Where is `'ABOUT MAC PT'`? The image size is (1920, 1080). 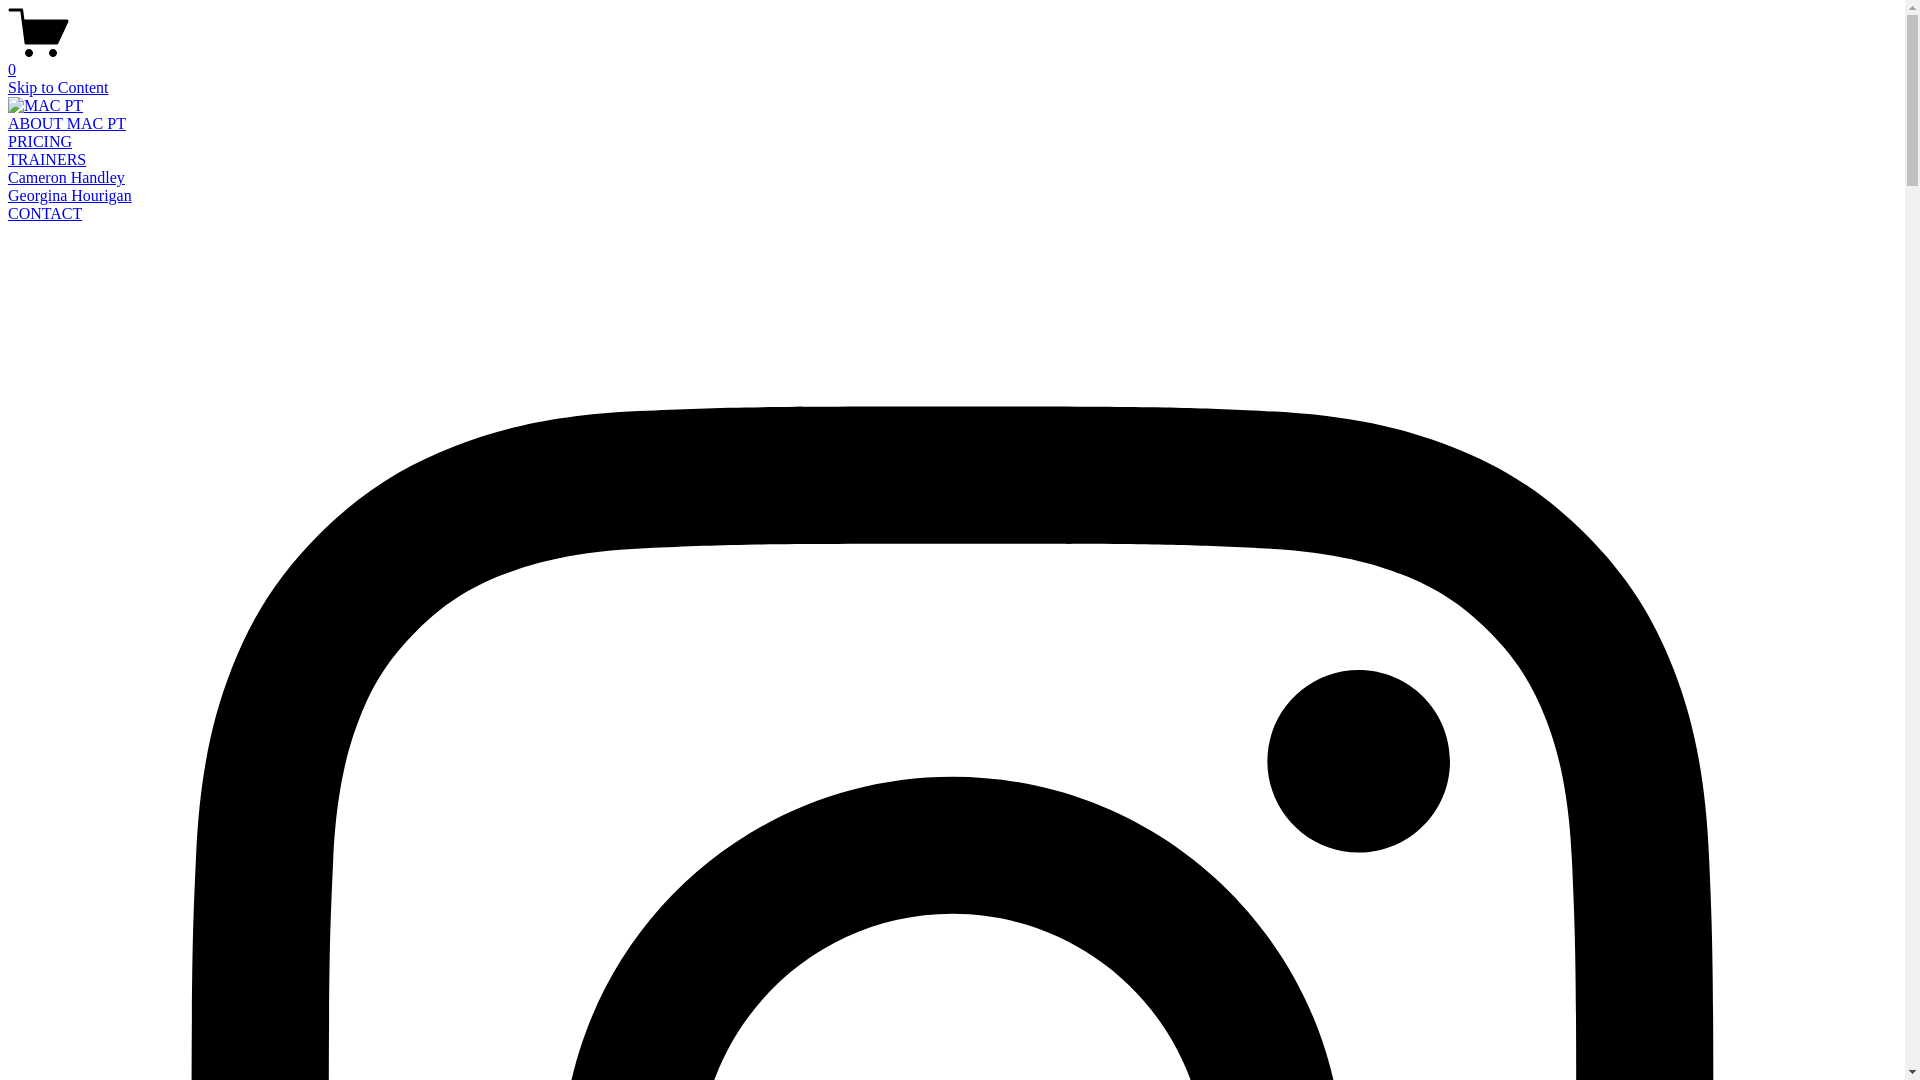
'ABOUT MAC PT' is located at coordinates (67, 123).